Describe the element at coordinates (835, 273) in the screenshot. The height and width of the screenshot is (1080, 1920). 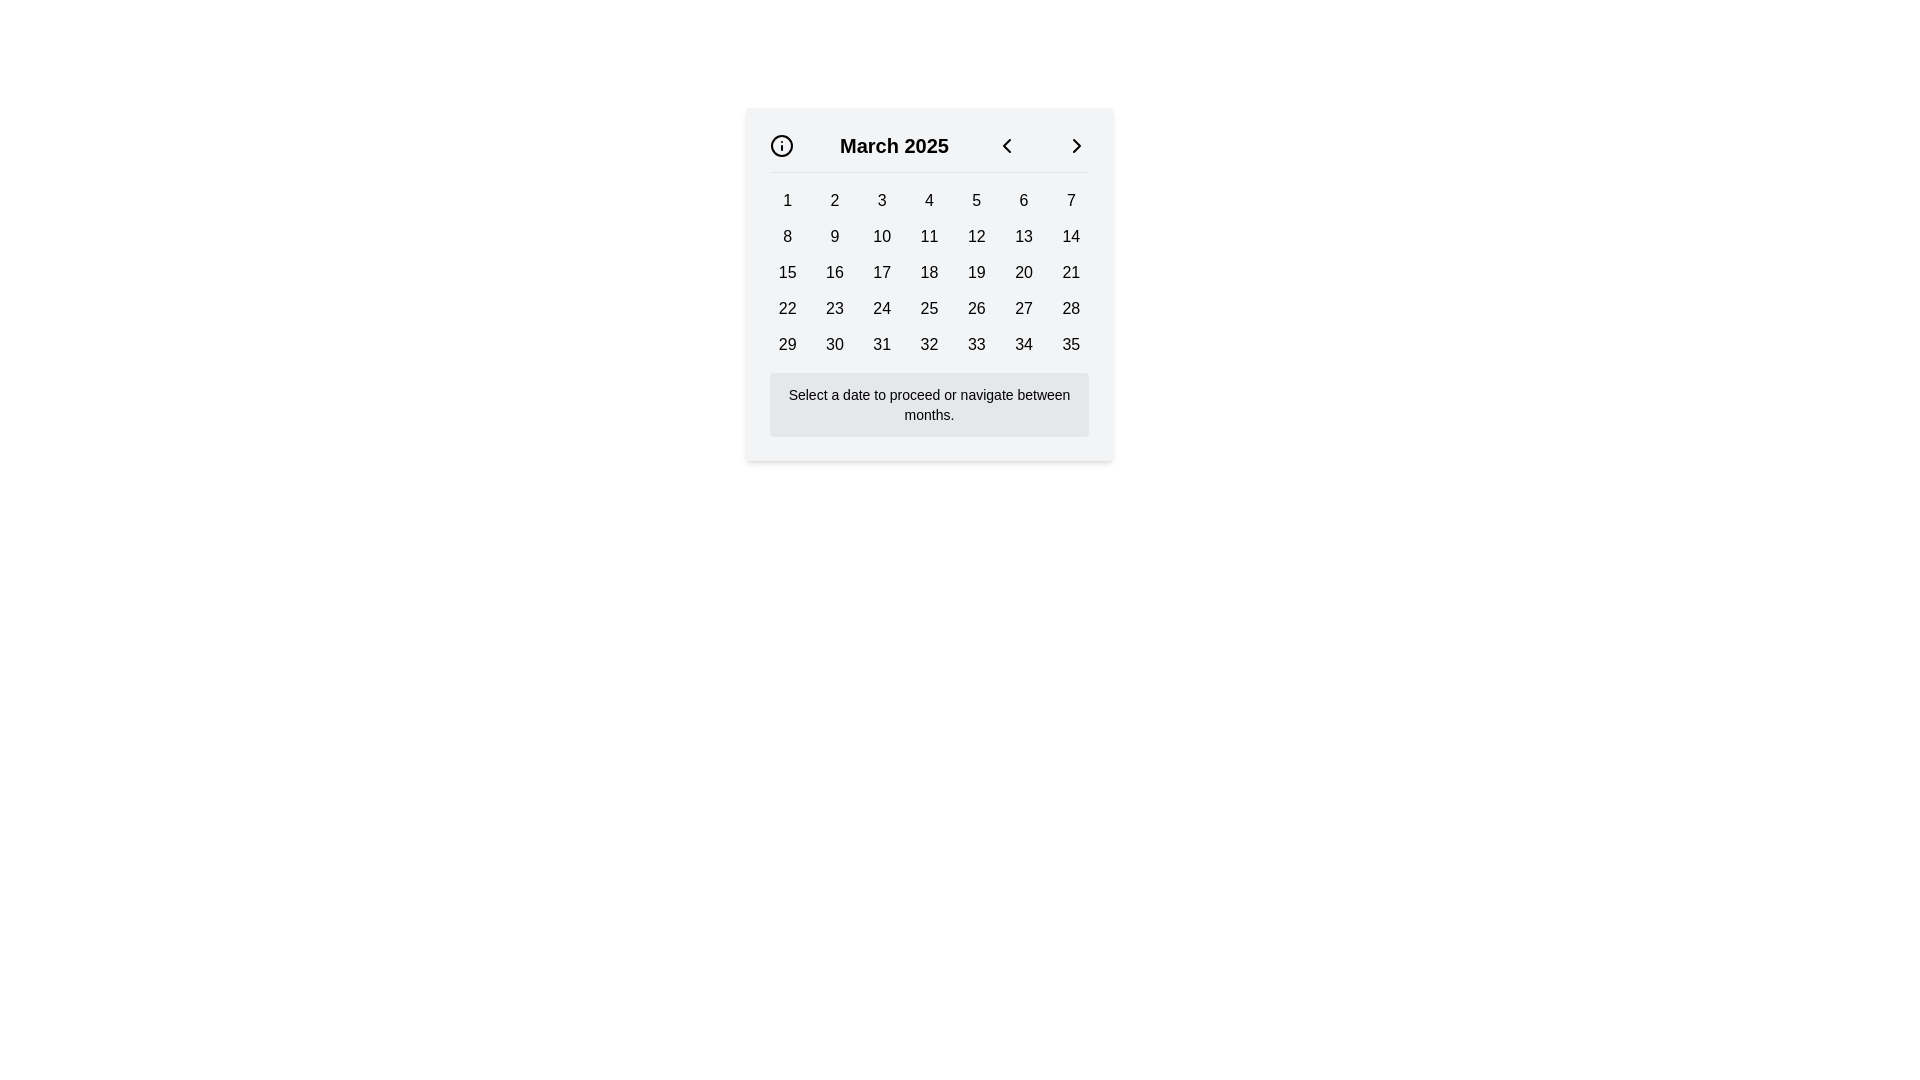
I see `the button labeled '16' in the second column of the third row in the calendar widget` at that location.